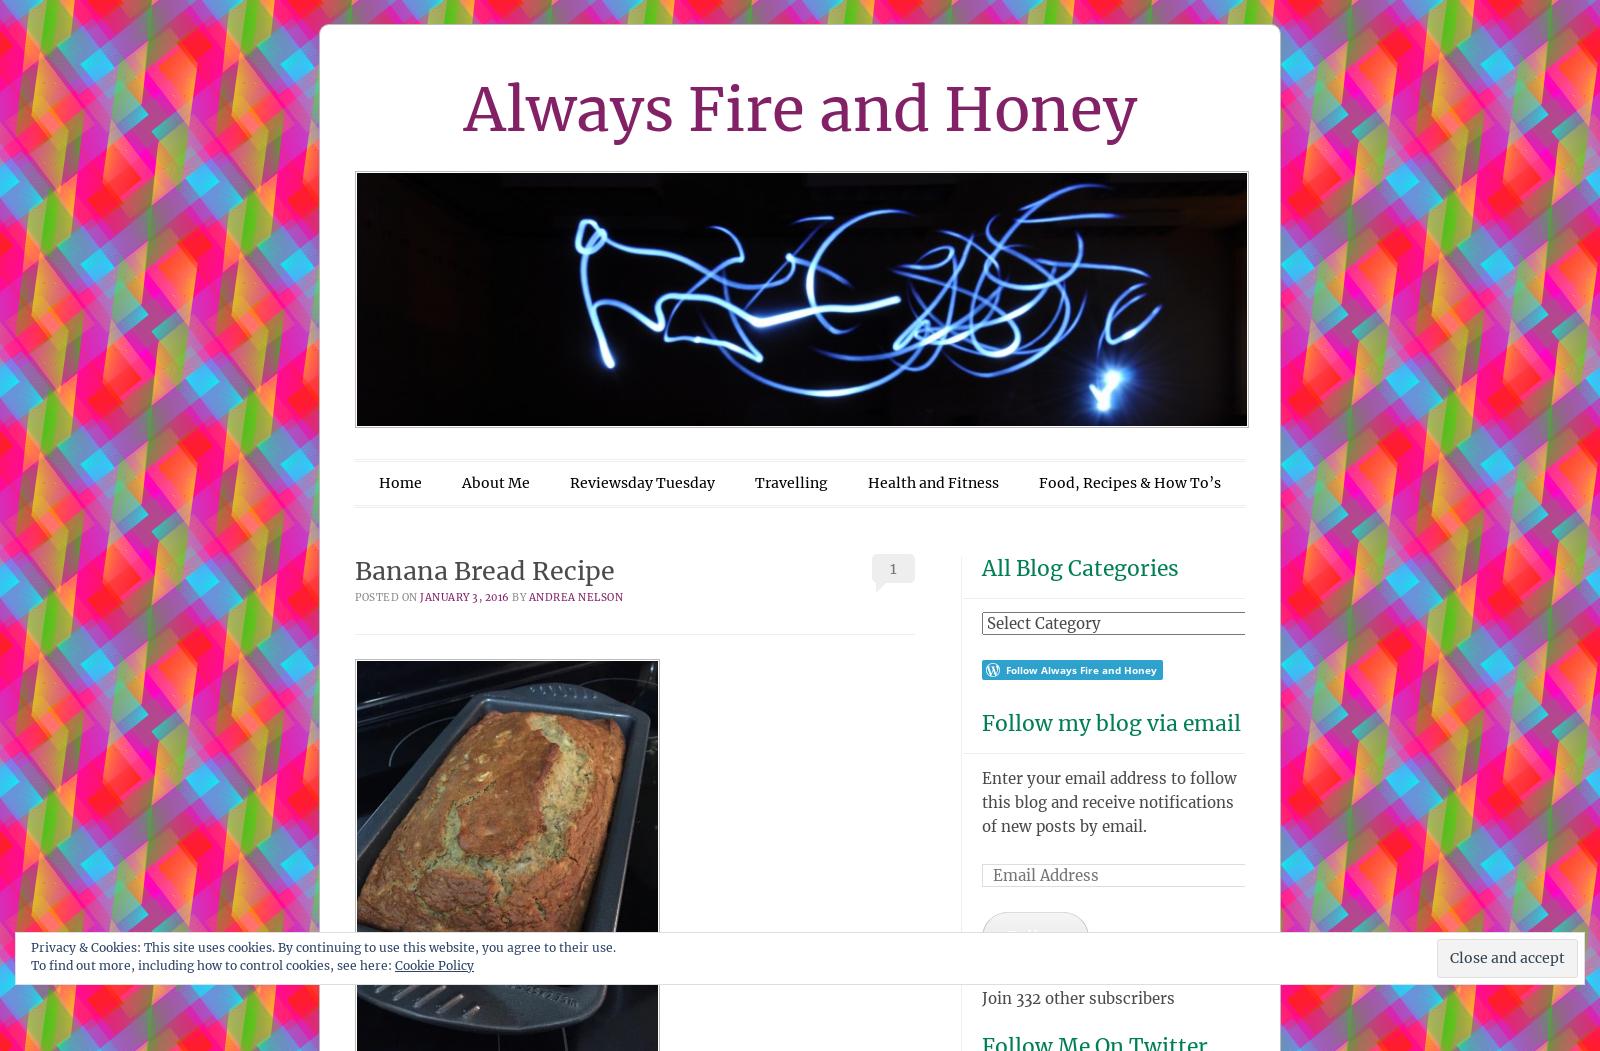  I want to click on 'Banana Bread Recipe', so click(487, 569).